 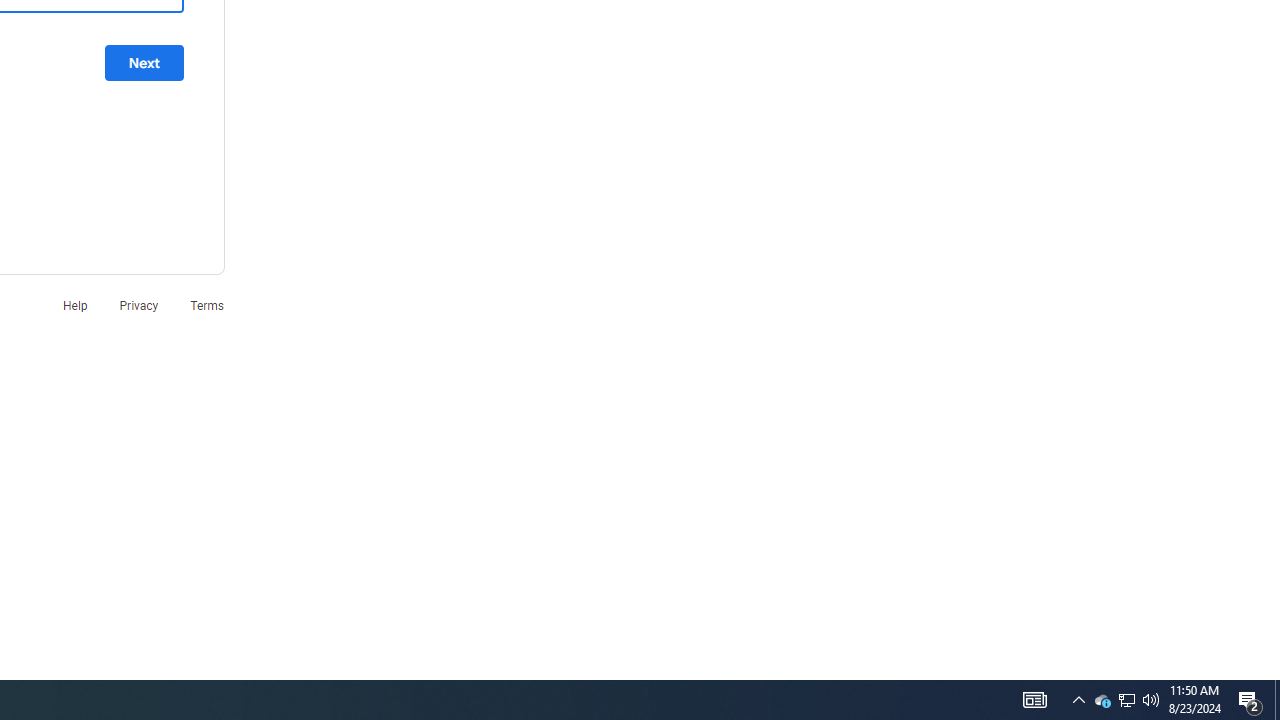 I want to click on 'Next', so click(x=143, y=62).